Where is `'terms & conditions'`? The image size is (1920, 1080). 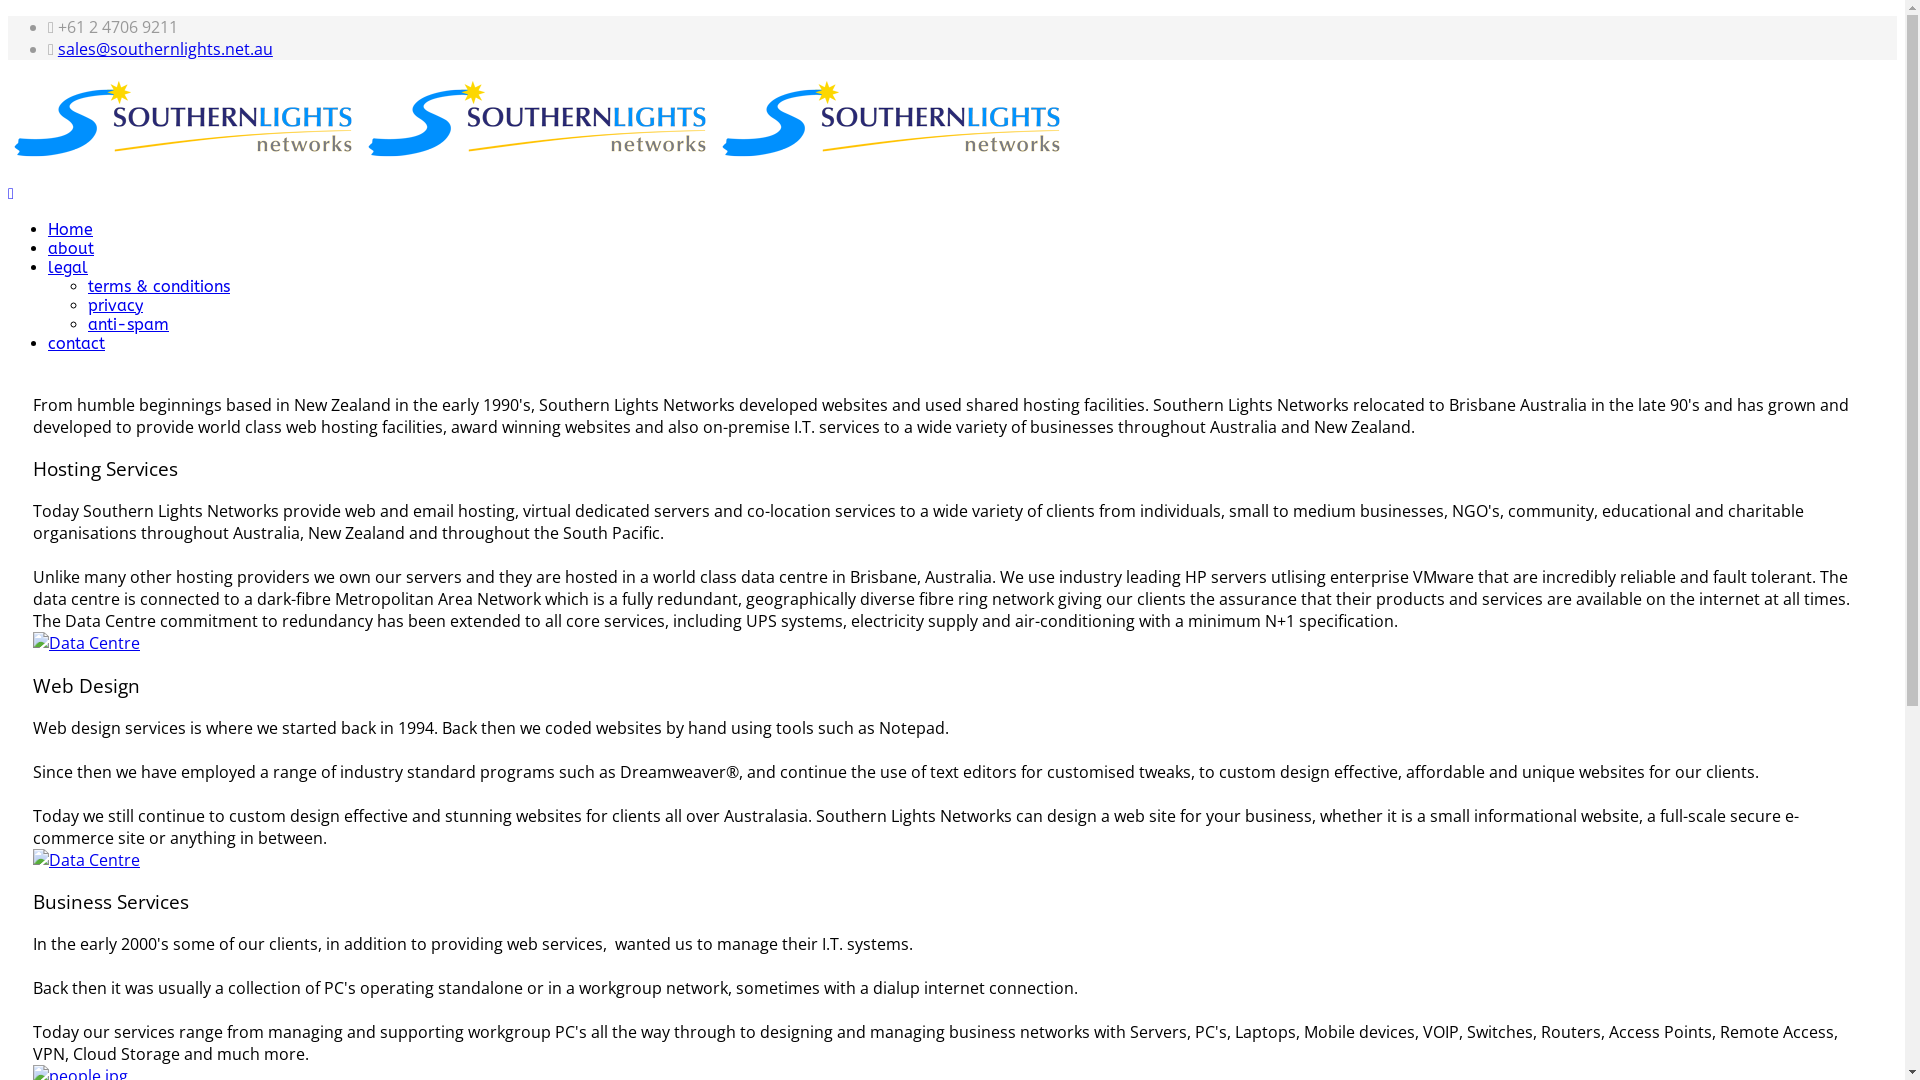 'terms & conditions' is located at coordinates (86, 286).